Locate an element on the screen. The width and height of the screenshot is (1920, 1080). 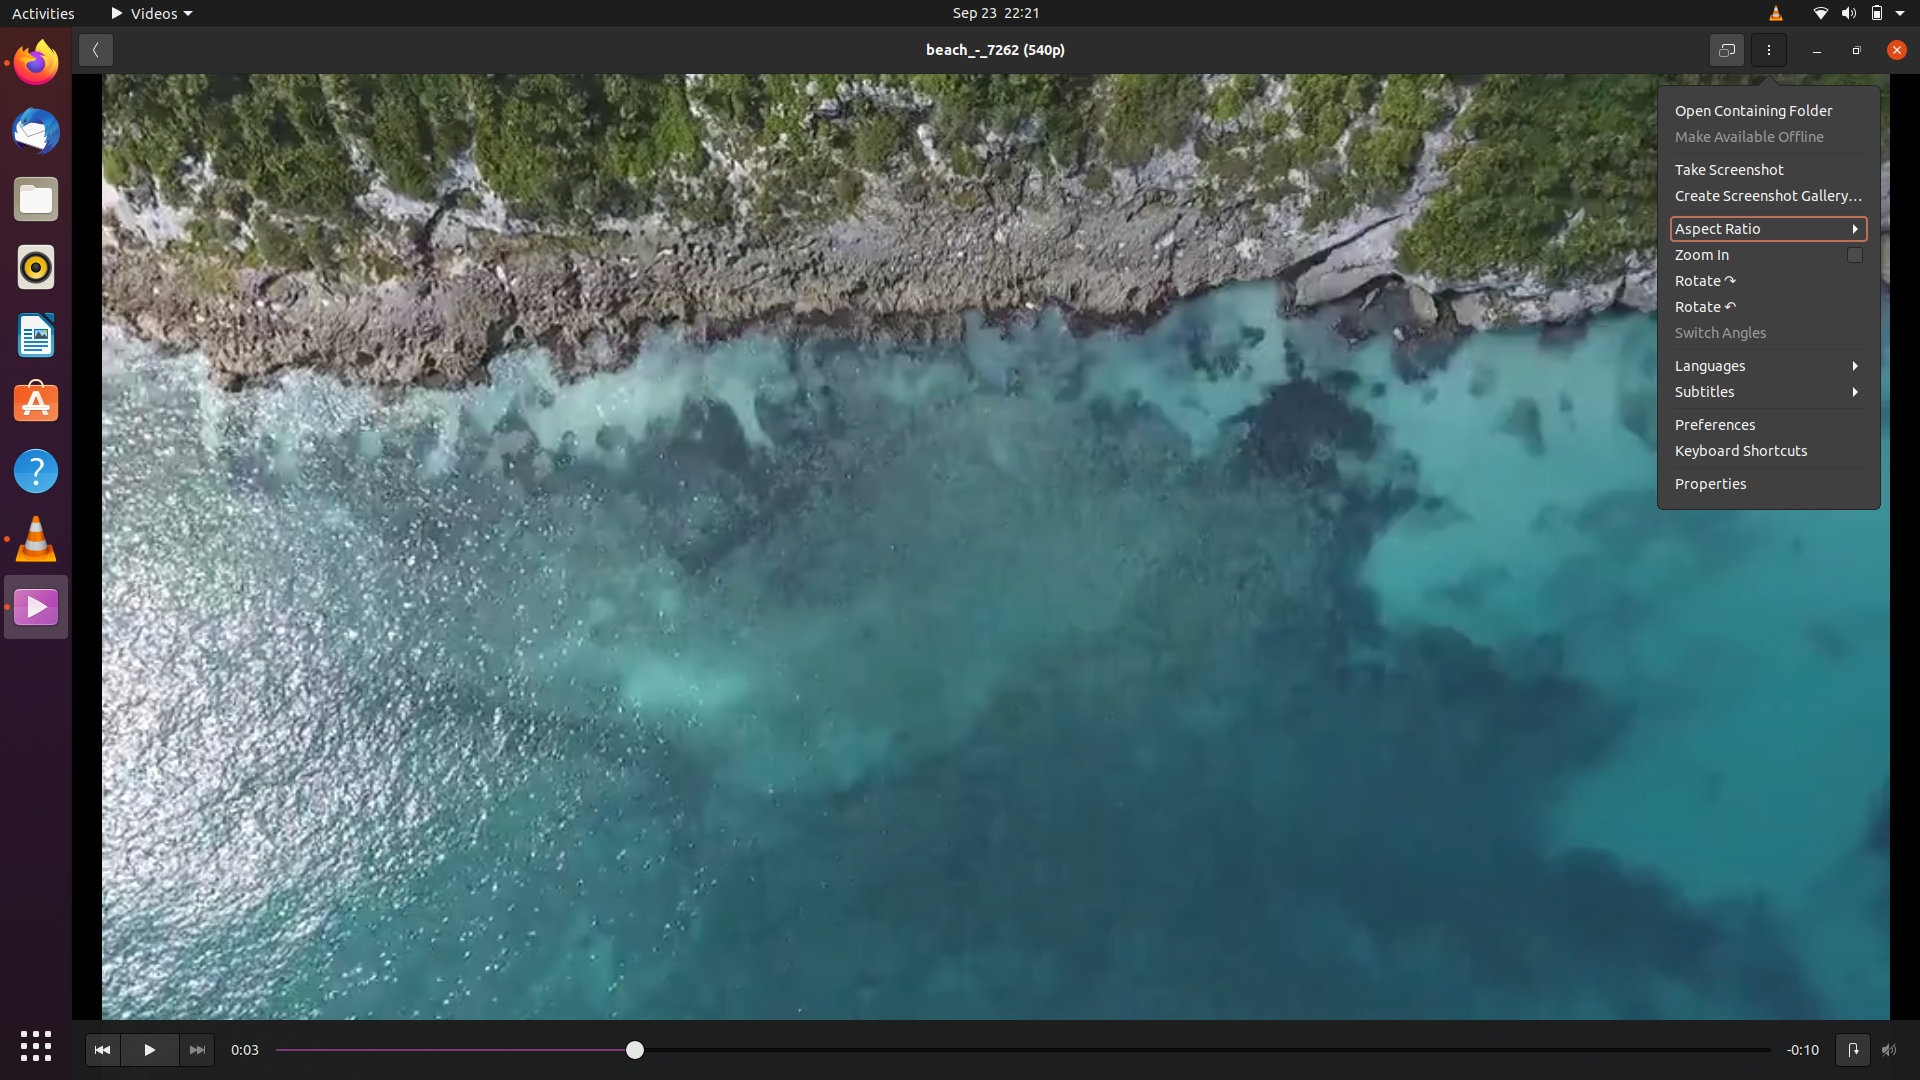
Locate the folder containing the currently playing video is located at coordinates (1765, 110).